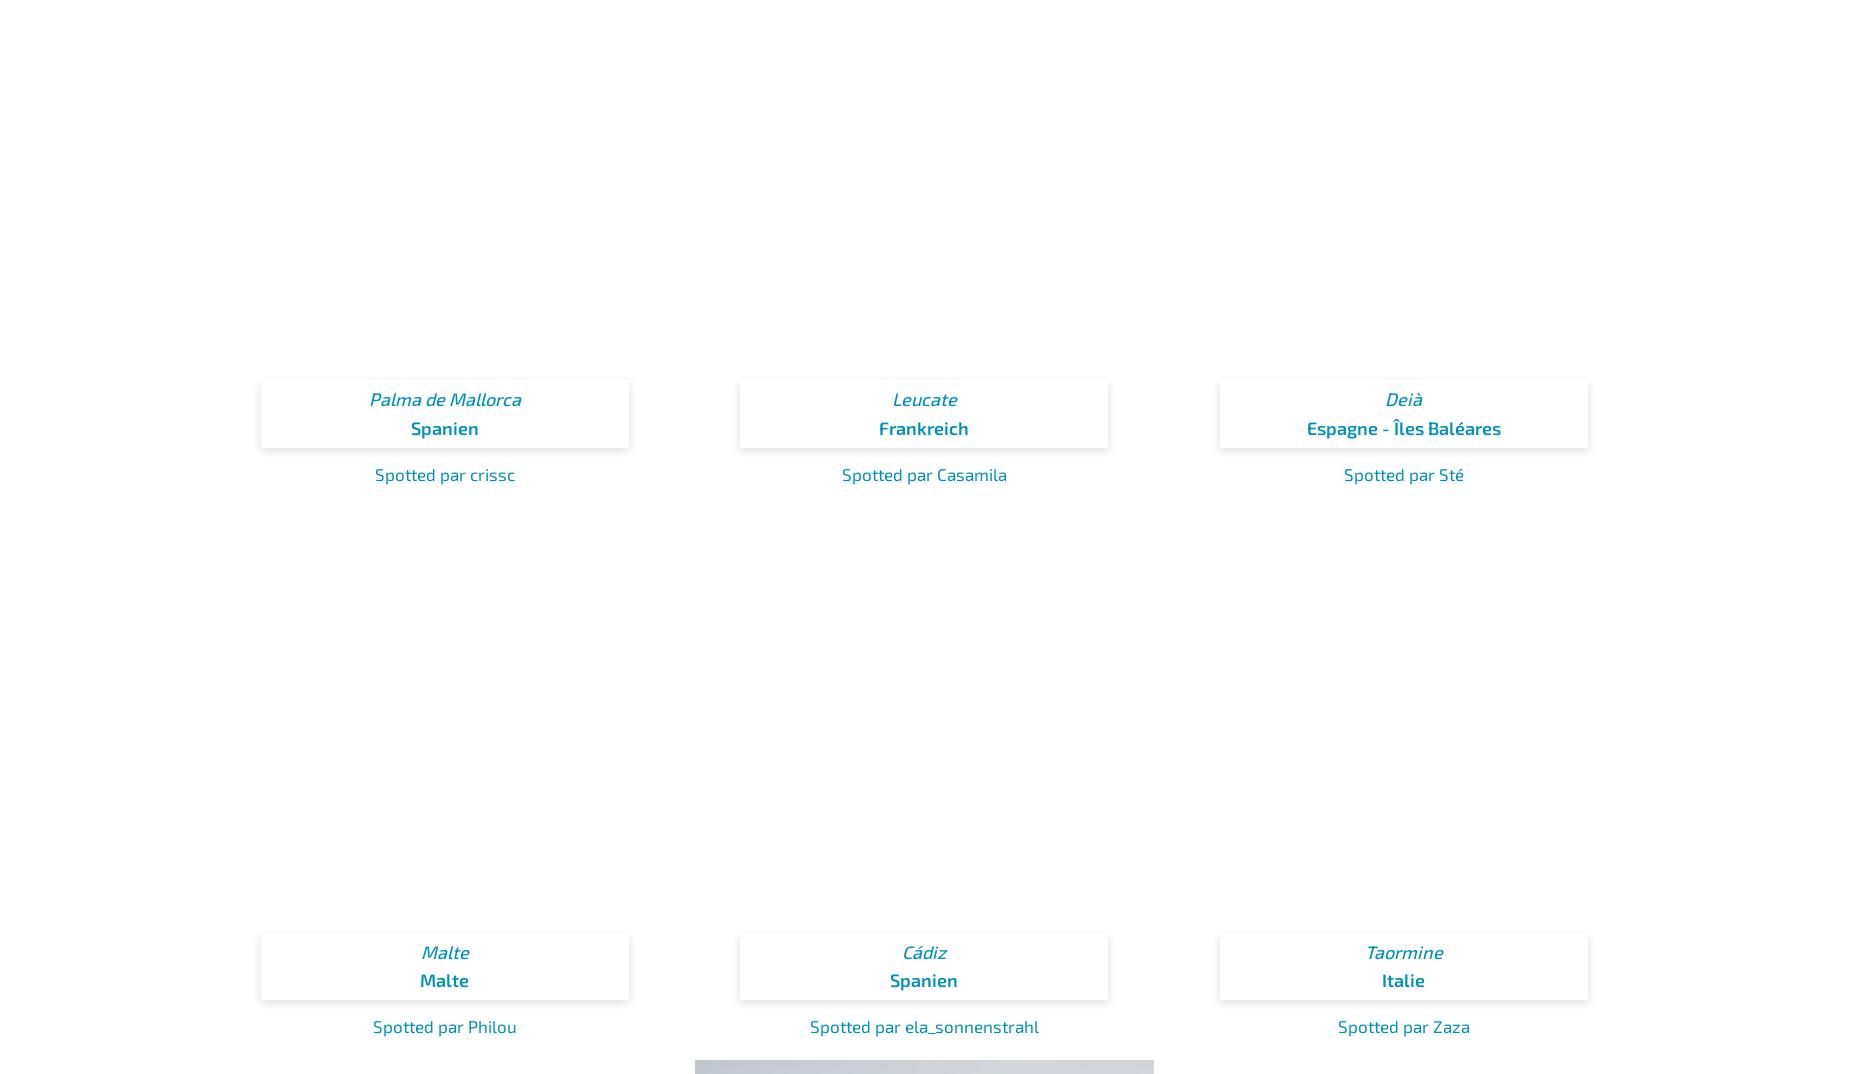 The image size is (1850, 1074). What do you see at coordinates (1403, 427) in the screenshot?
I see `'Espagne - Îles Baléares'` at bounding box center [1403, 427].